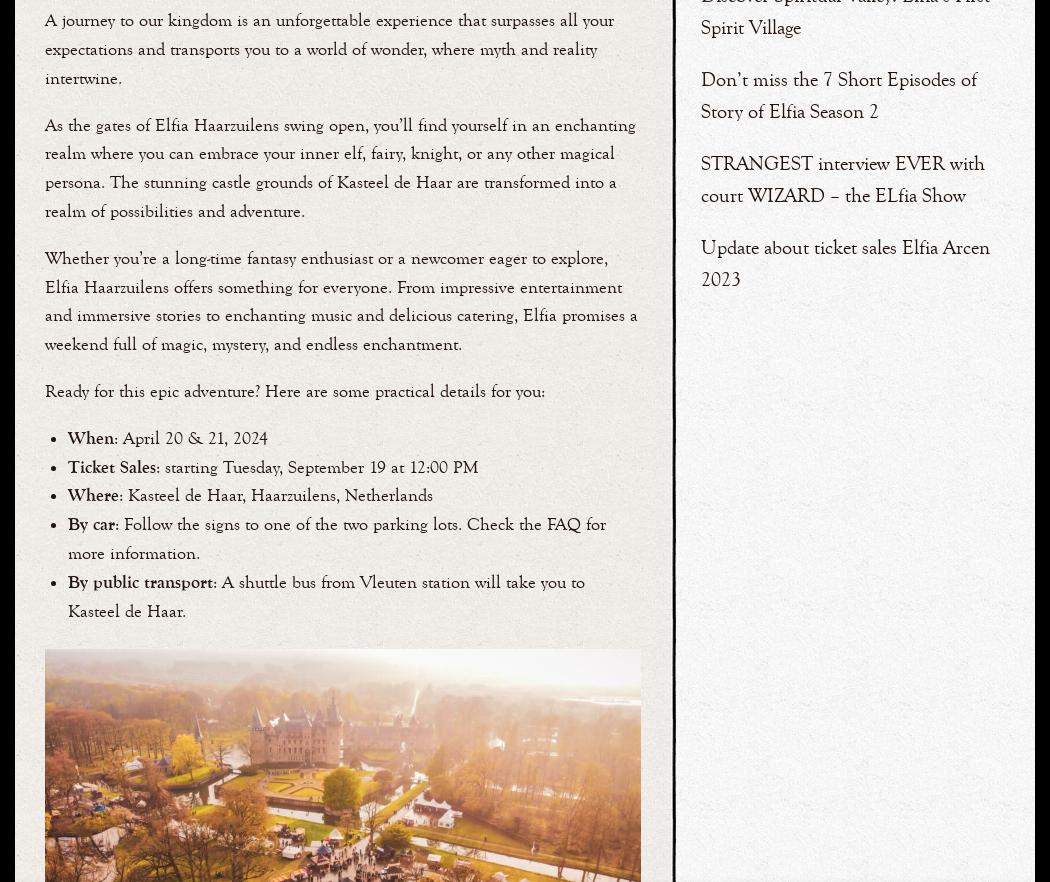 This screenshot has height=882, width=1050. What do you see at coordinates (843, 177) in the screenshot?
I see `'STRANGEST interview EVER with court WIZARD – the ELfia Show'` at bounding box center [843, 177].